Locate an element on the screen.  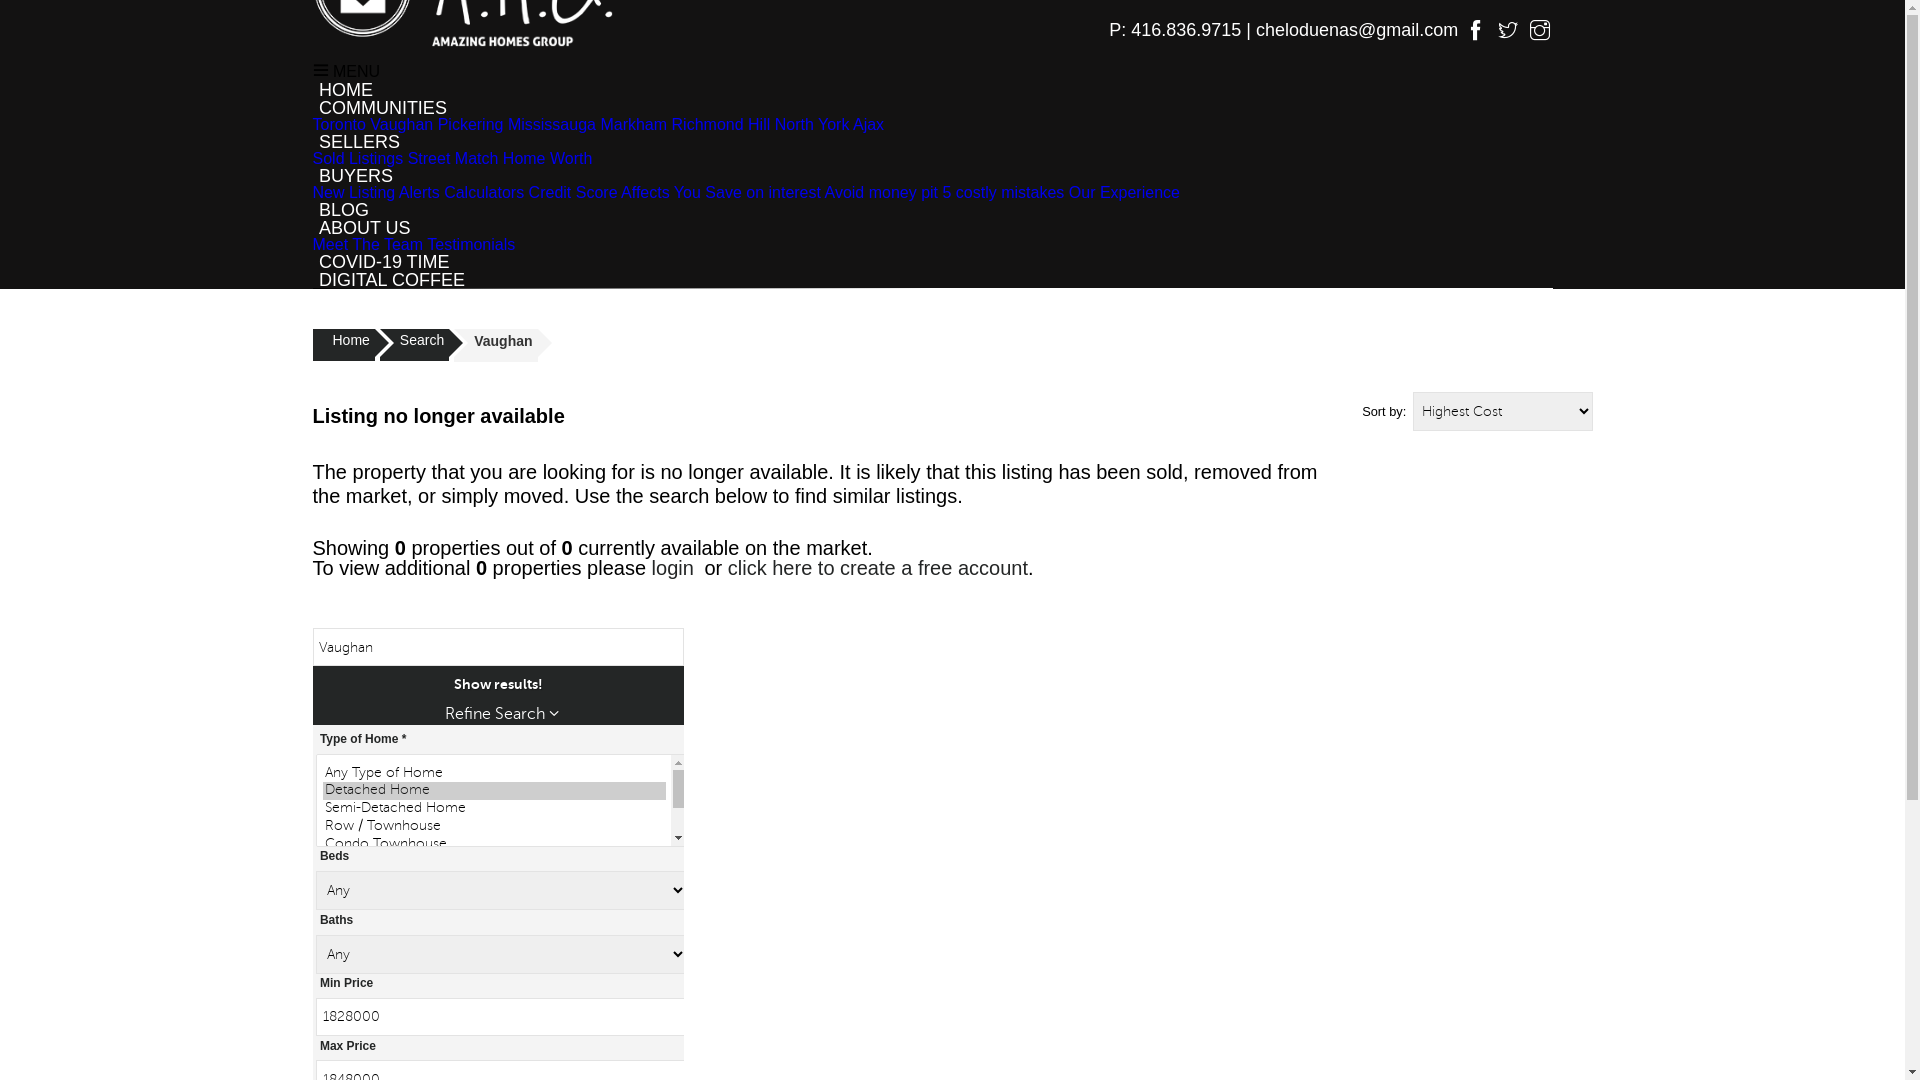
'BLOG' is located at coordinates (311, 209).